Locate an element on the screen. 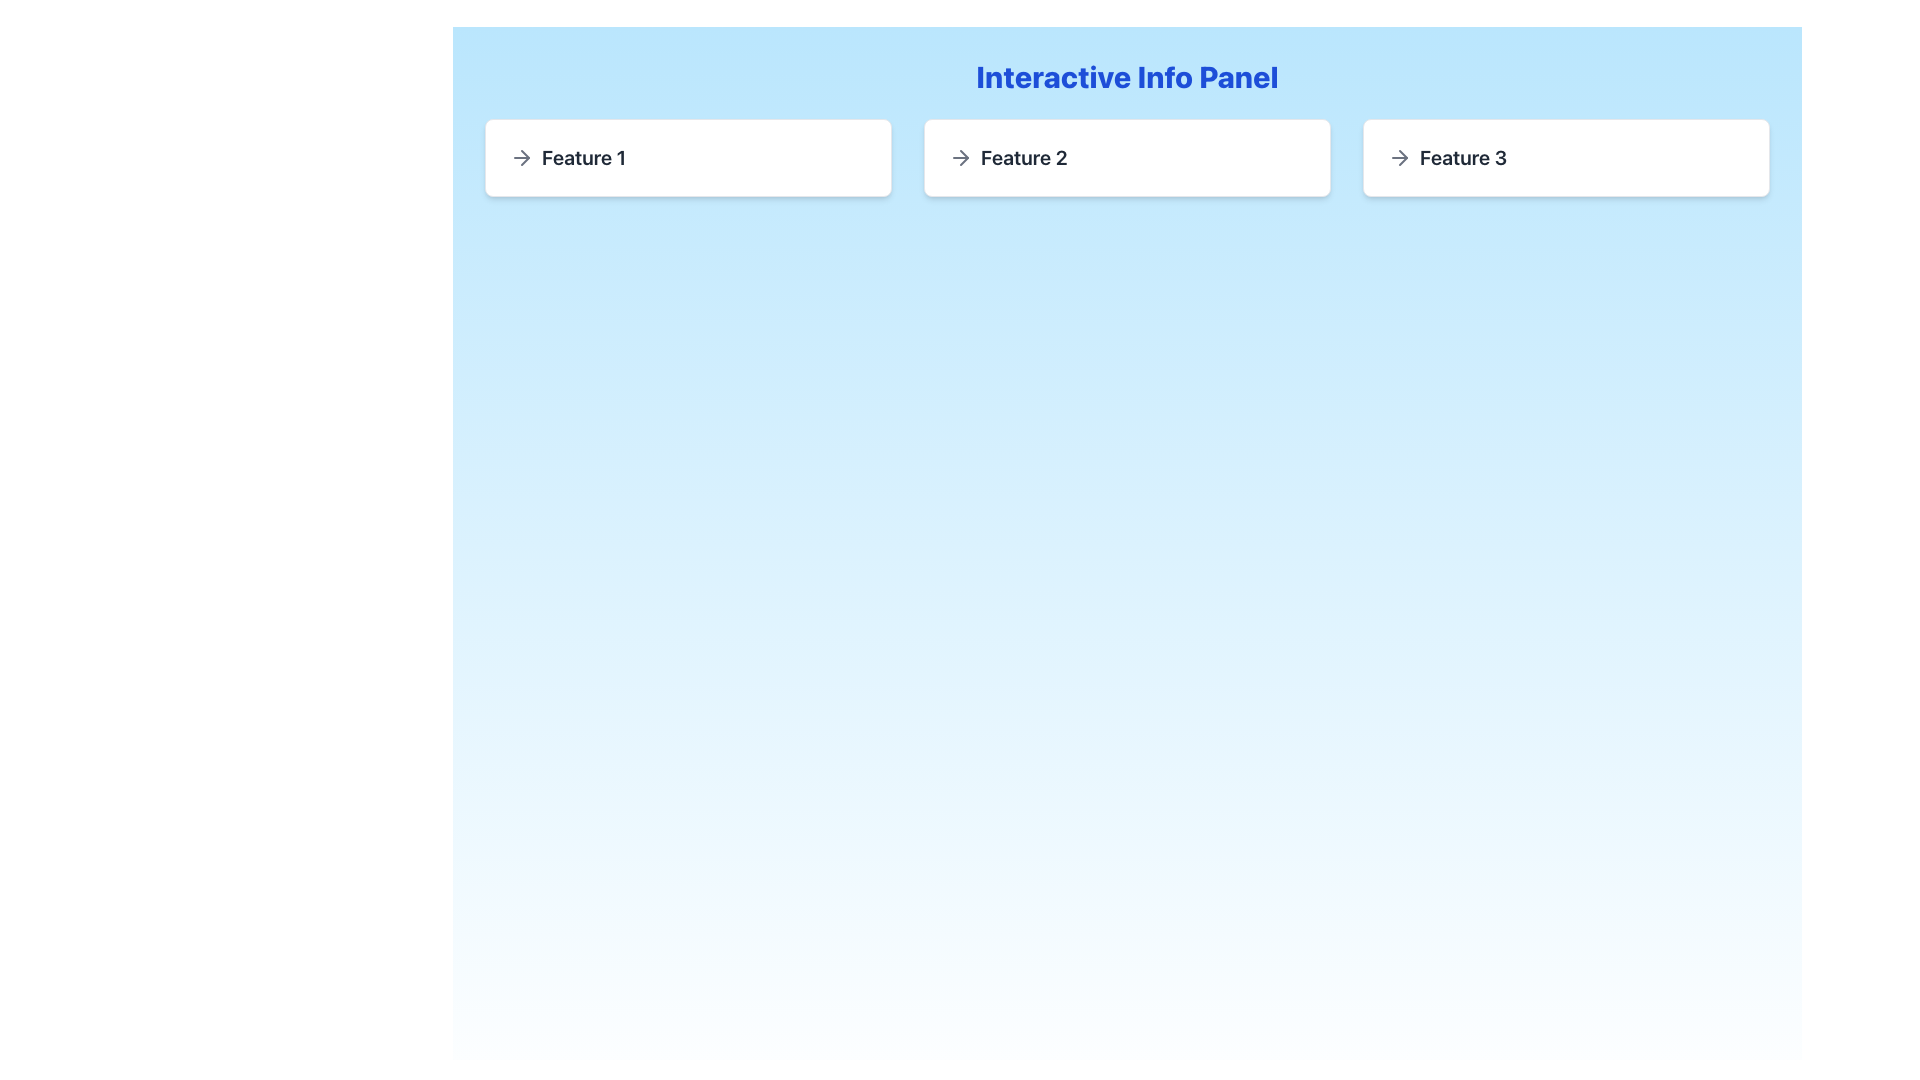  the Text Label identifying 'Feature 3' located in the rightmost card among three horizontally aligned cards, adjacent to a right arrow icon is located at coordinates (1463, 157).